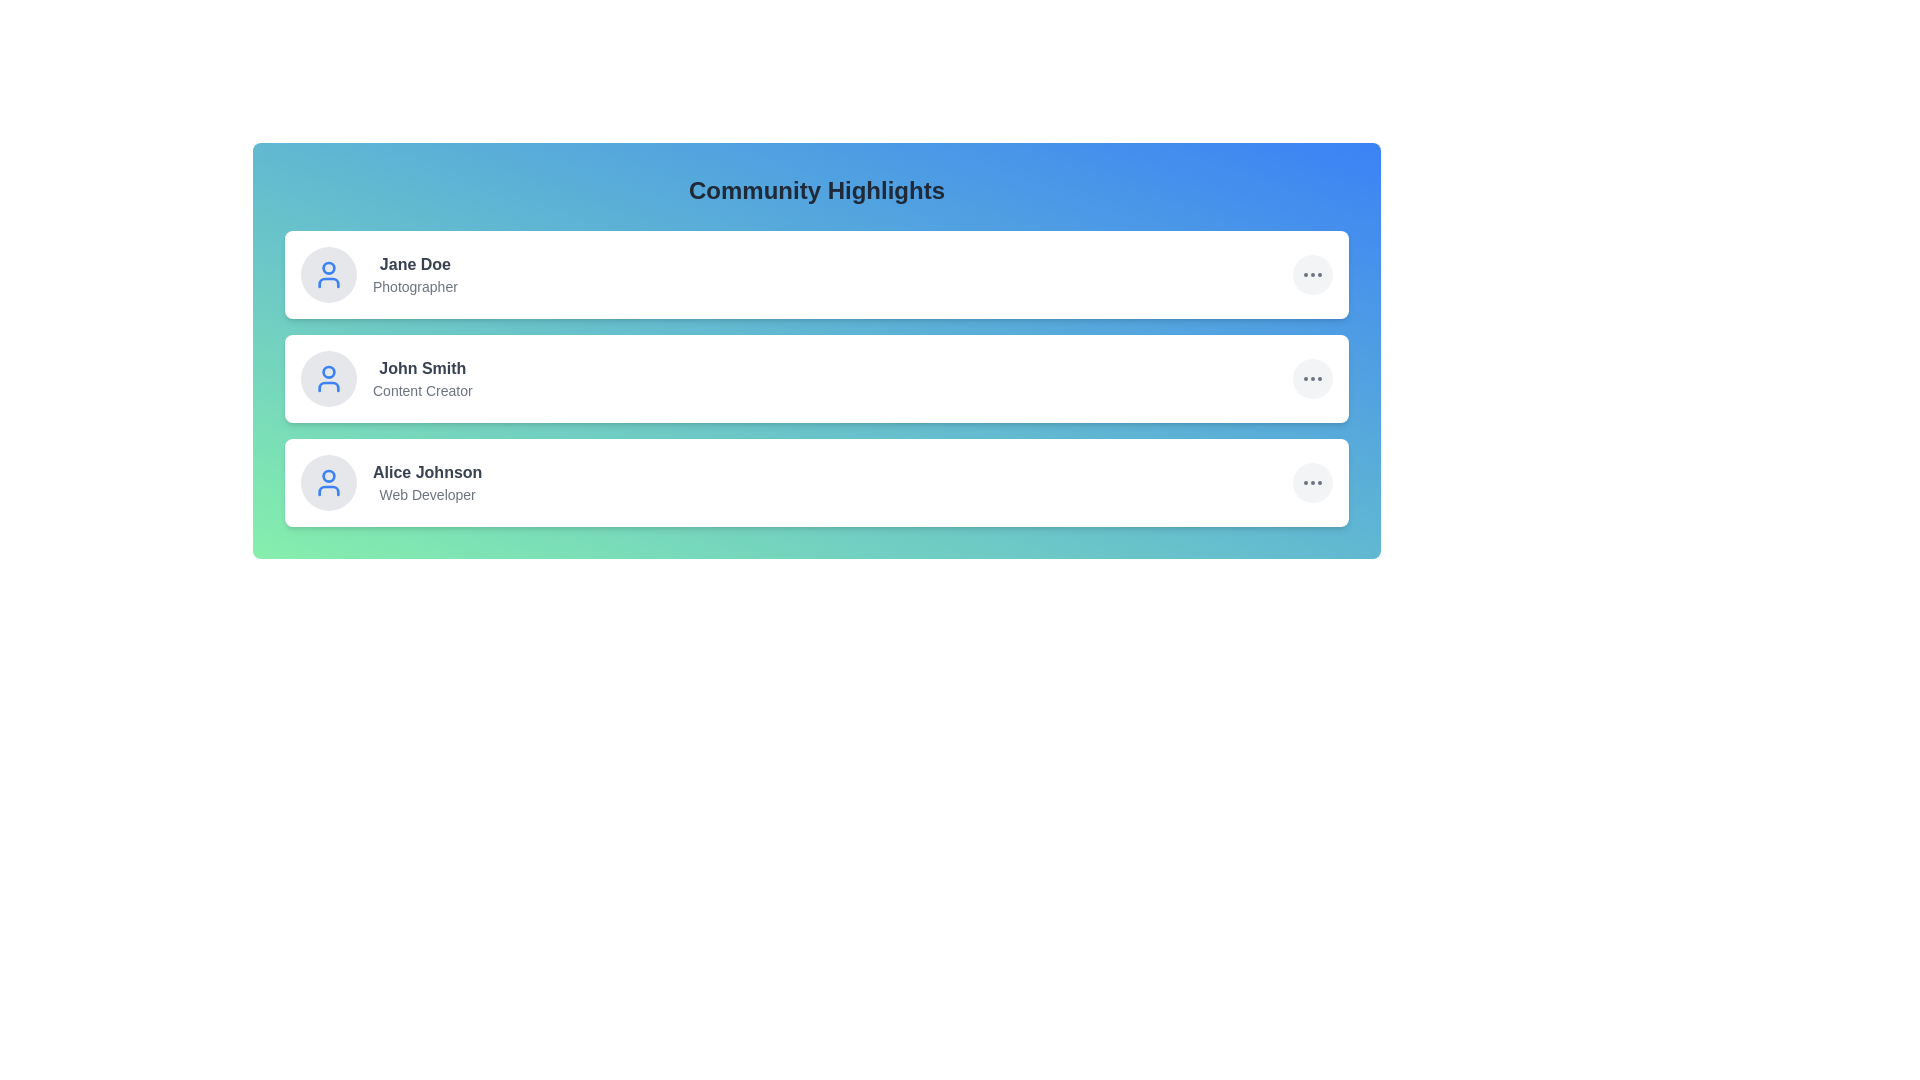 This screenshot has height=1080, width=1920. What do you see at coordinates (1313, 378) in the screenshot?
I see `the button with an ellipsis icon located at the far-right corner of the 'John Smith Content Creator' card` at bounding box center [1313, 378].